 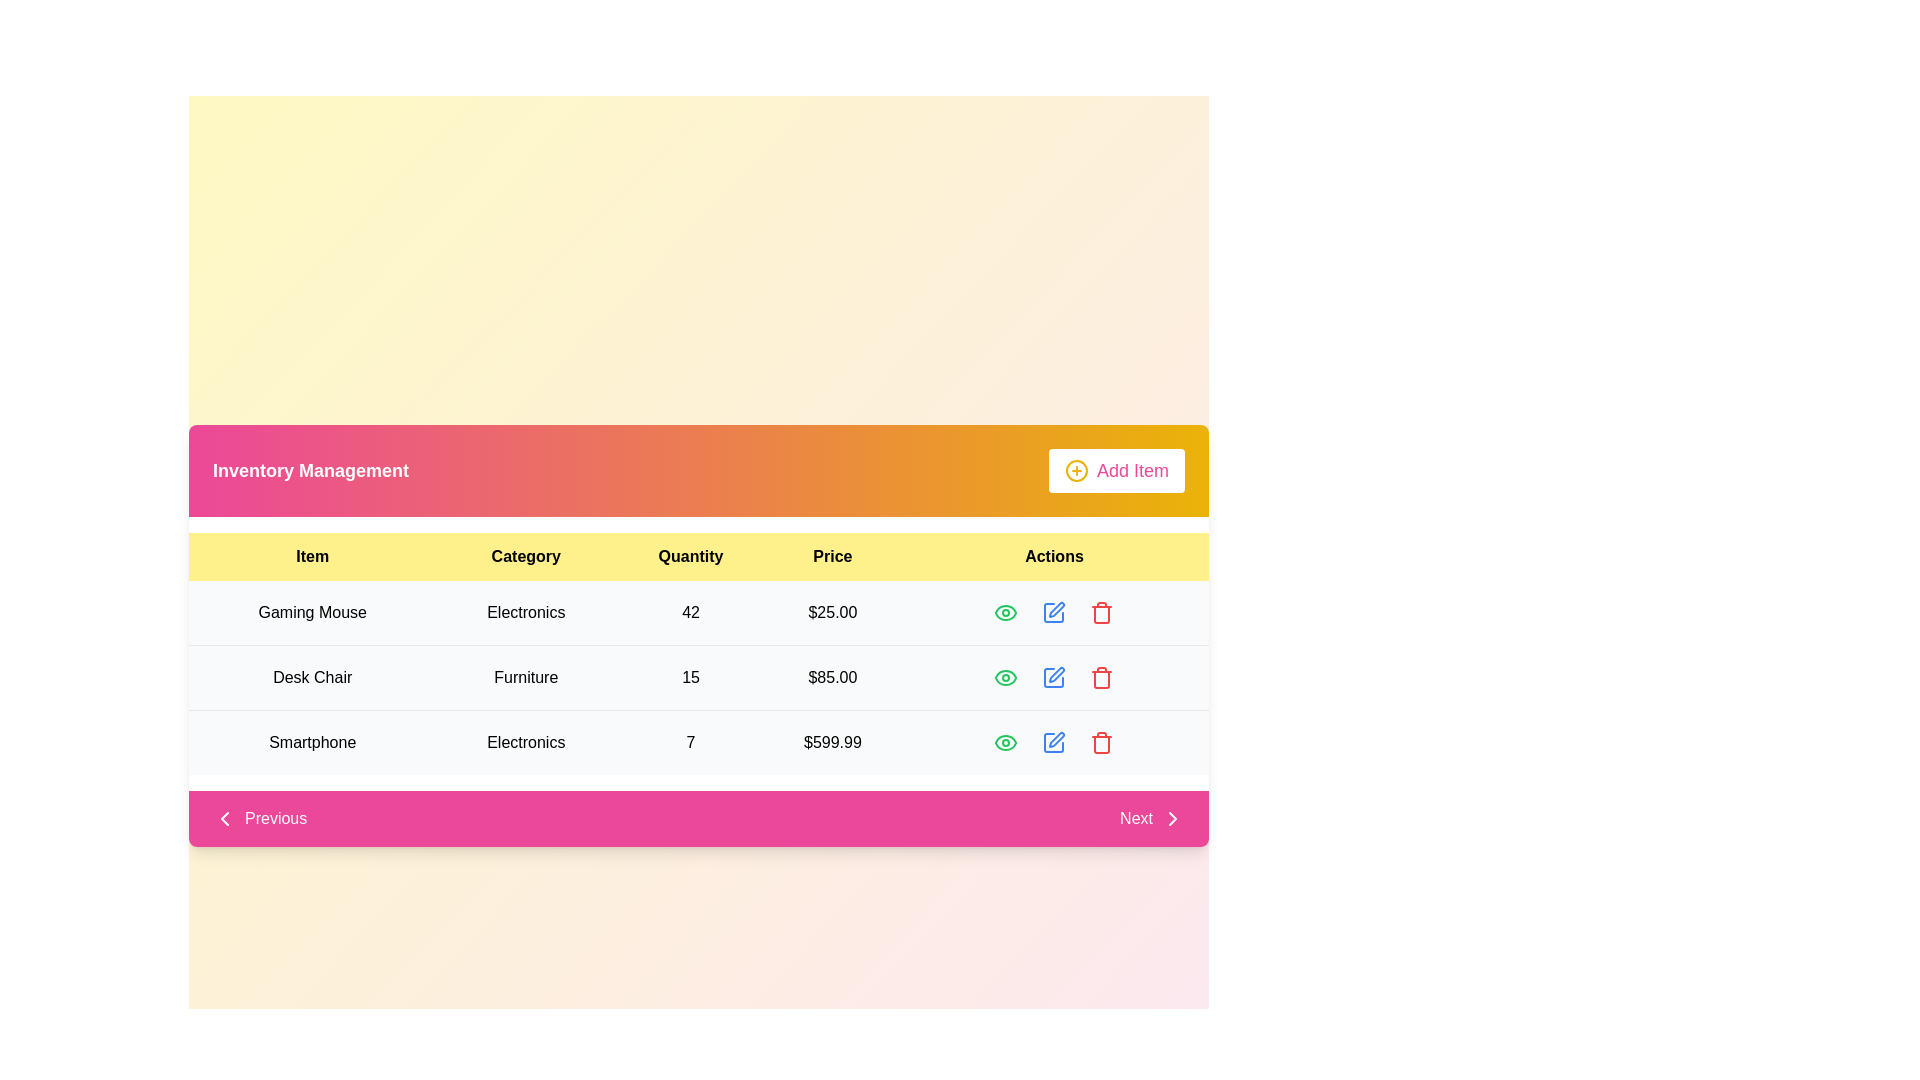 What do you see at coordinates (1006, 743) in the screenshot?
I see `the green eye icon in the 'Actions' column for the 'Smartphone' row` at bounding box center [1006, 743].